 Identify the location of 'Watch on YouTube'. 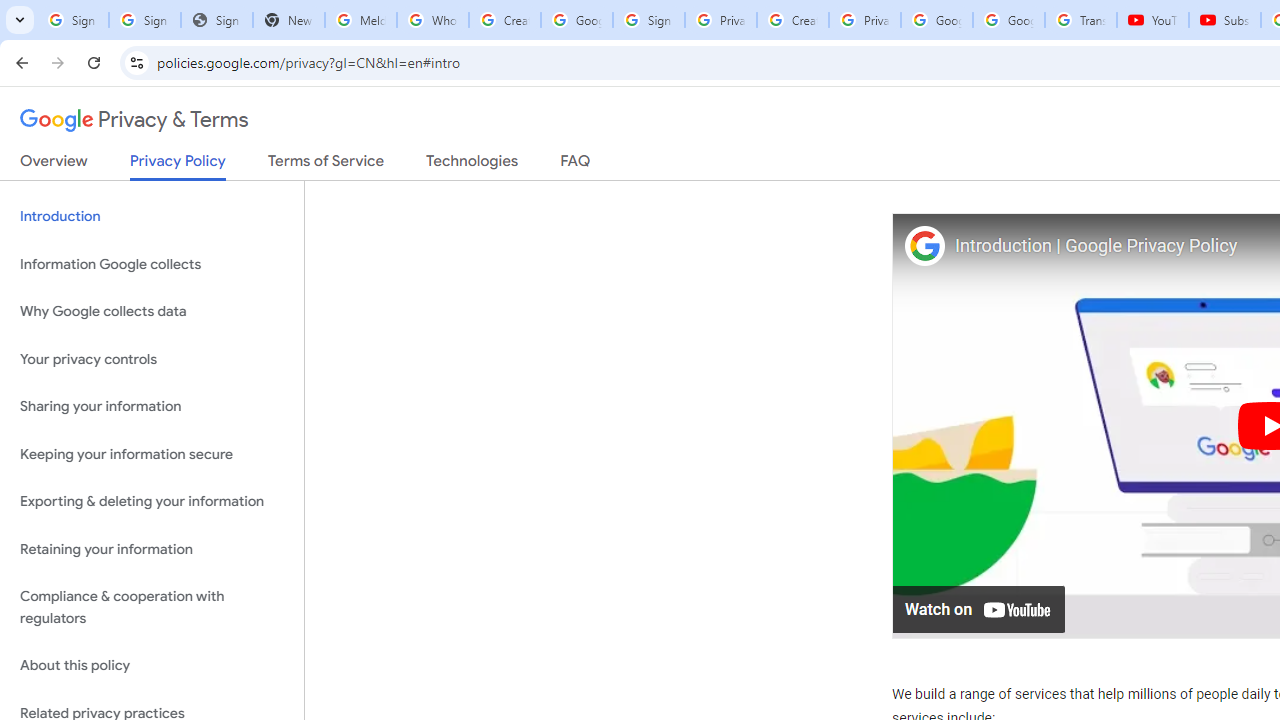
(979, 607).